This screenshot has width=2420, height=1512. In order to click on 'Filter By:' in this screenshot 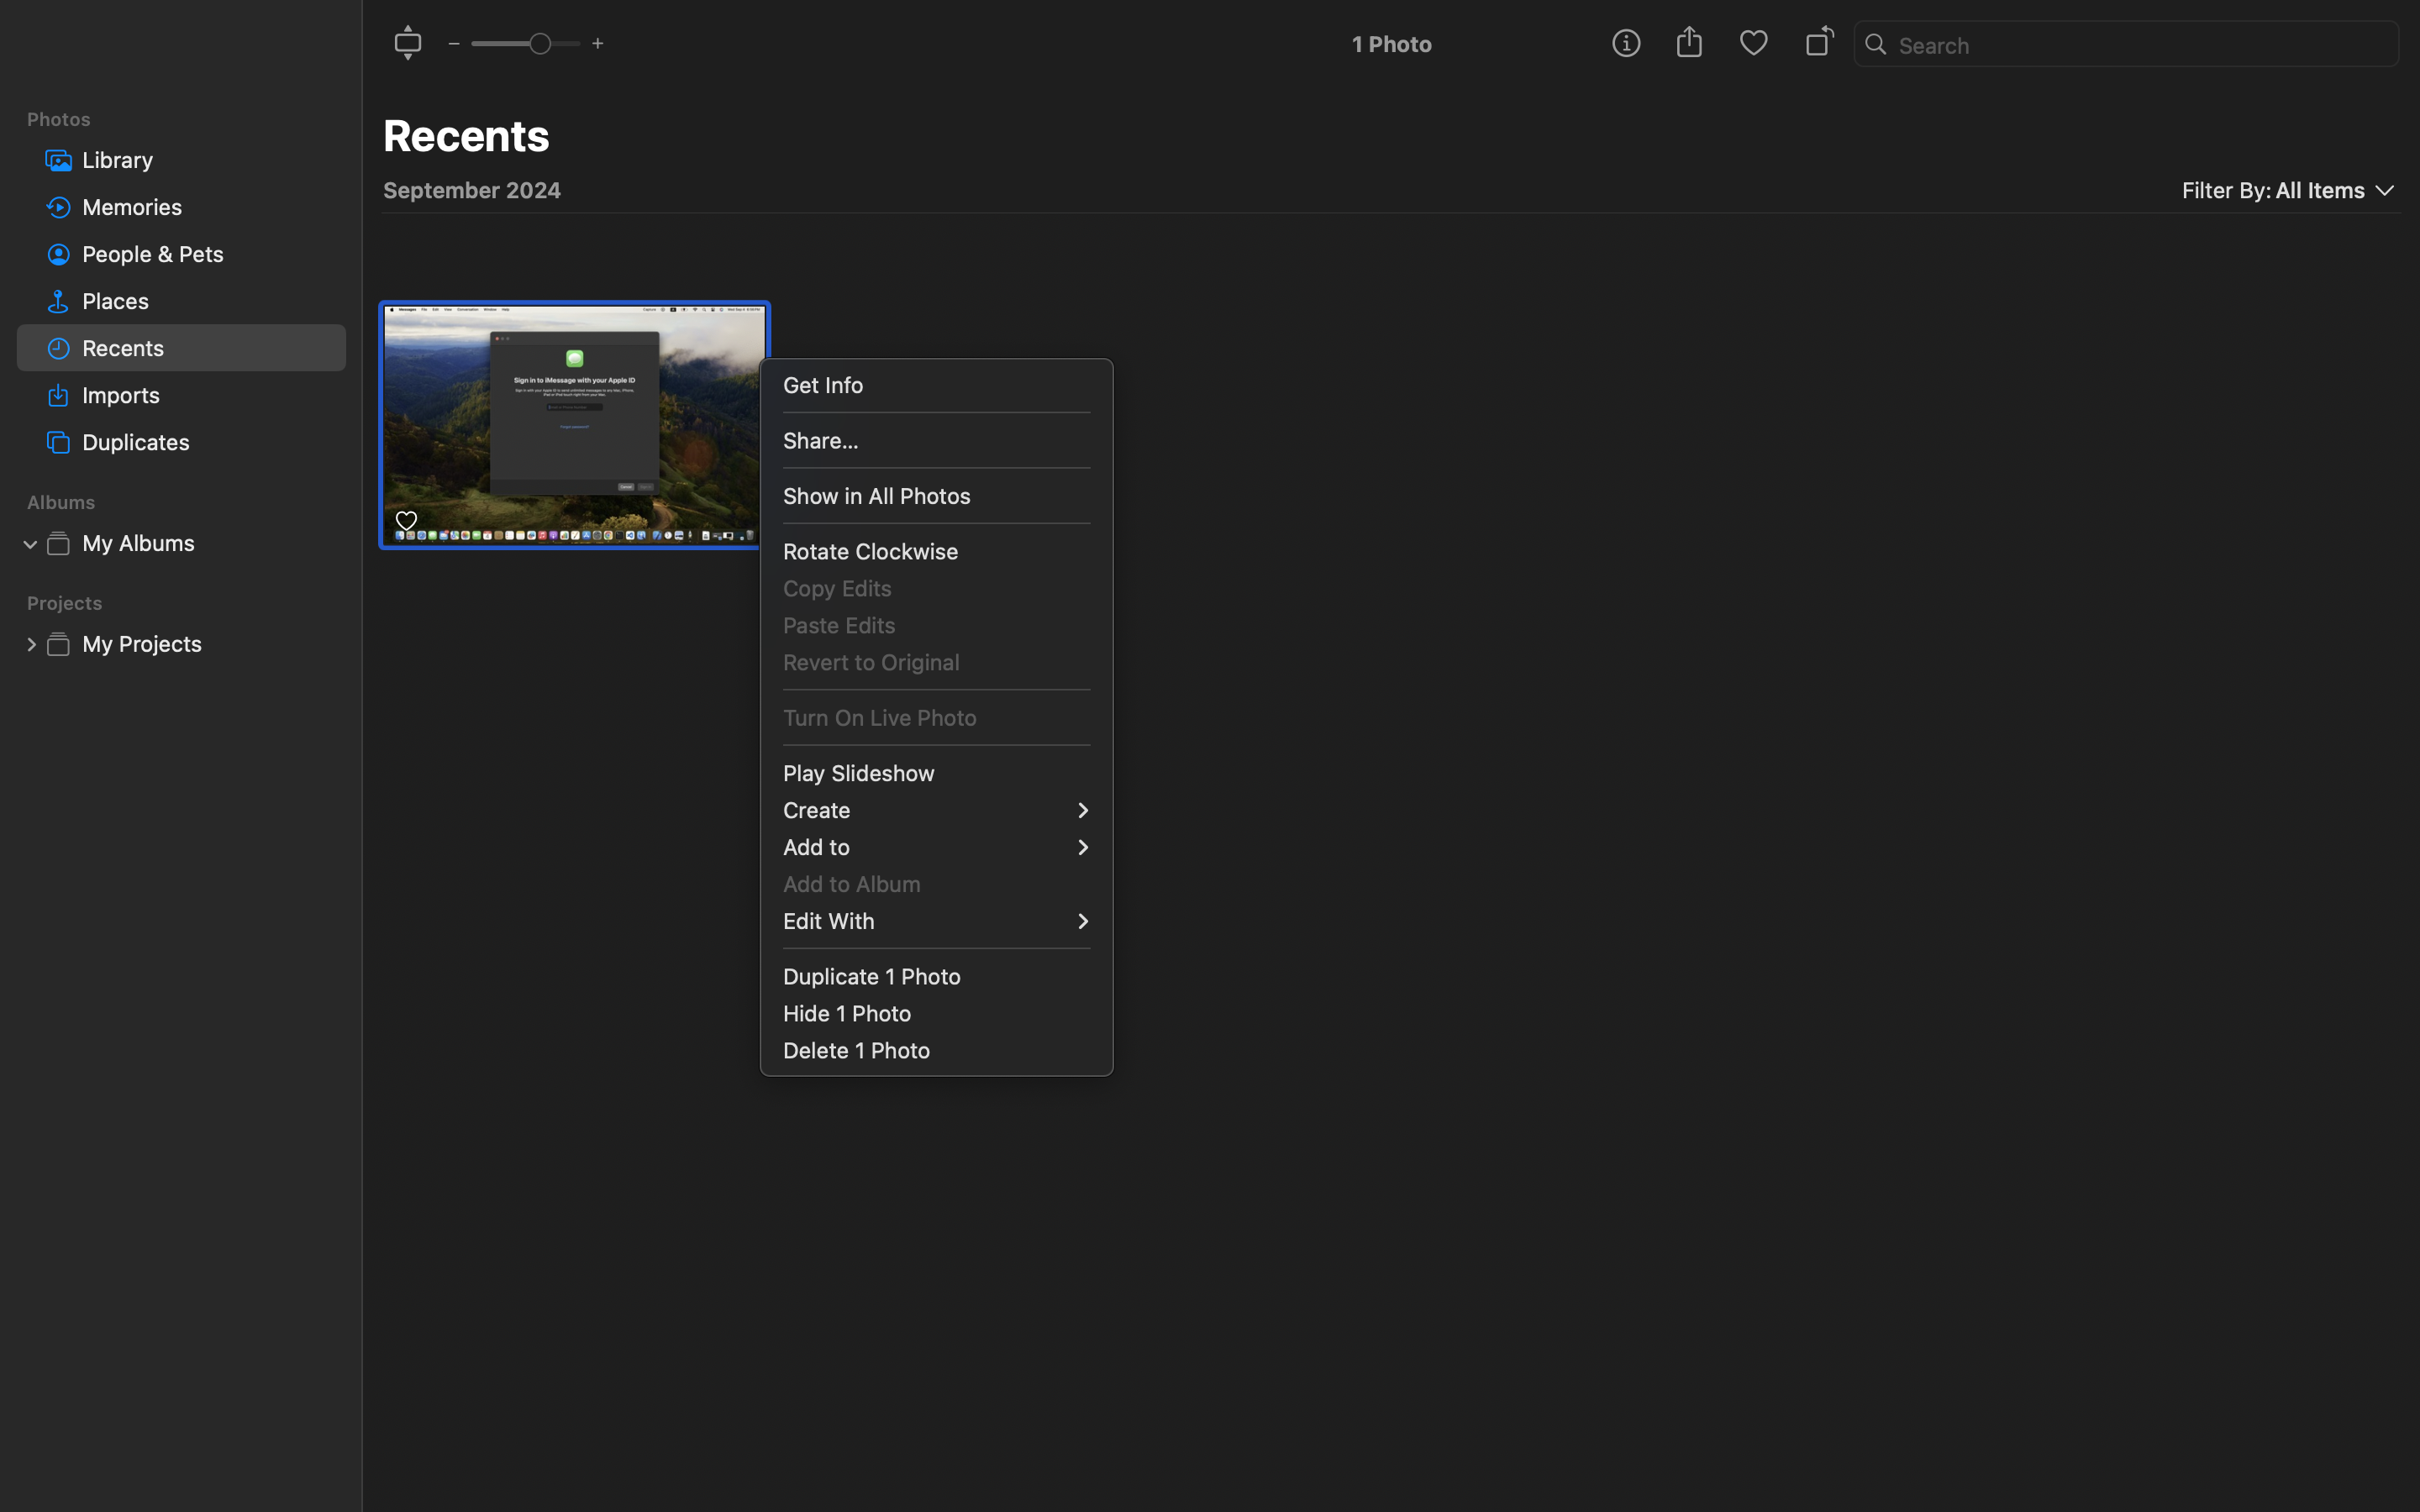, I will do `click(2226, 190)`.